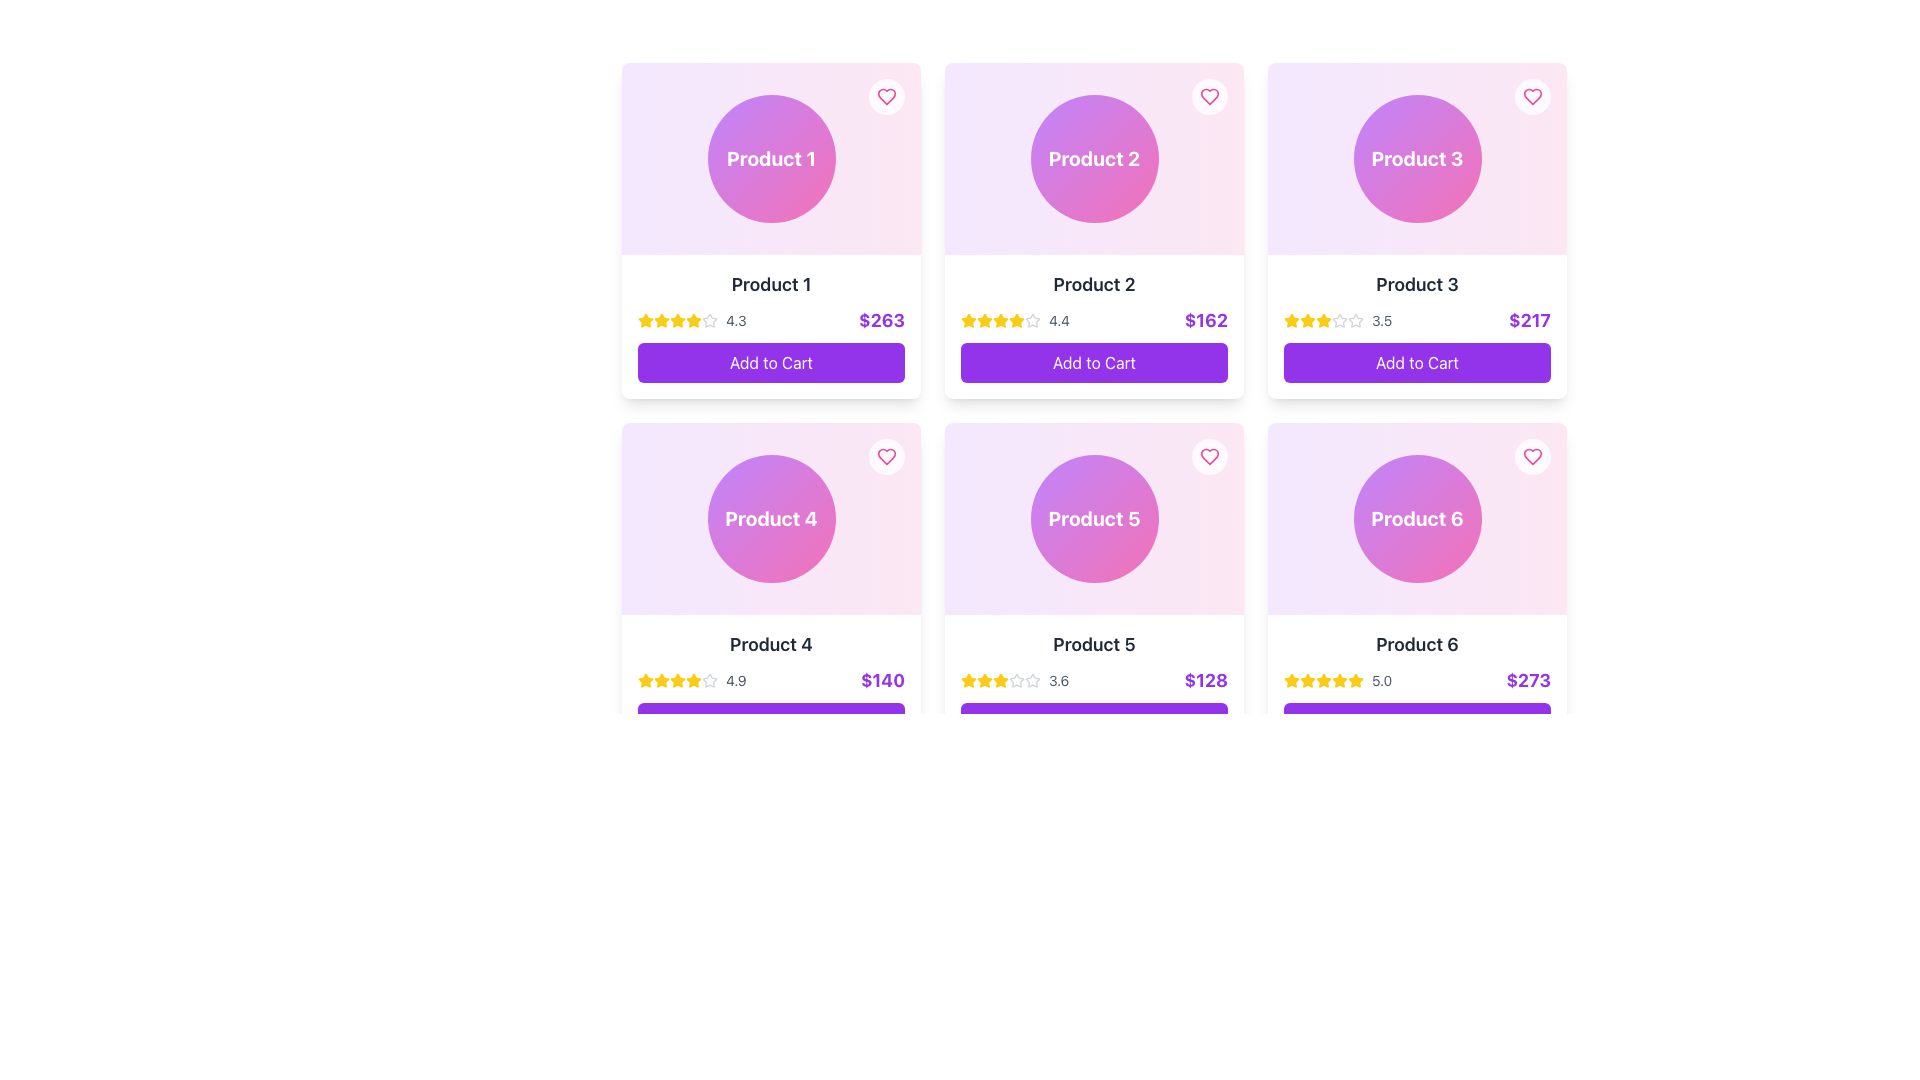  I want to click on the Decorative Icon, which is a star icon located within the 'Product 4' card in the second row, first column of the grid layout, visually conveying the rating's value before the numeric value '4.9', so click(710, 679).